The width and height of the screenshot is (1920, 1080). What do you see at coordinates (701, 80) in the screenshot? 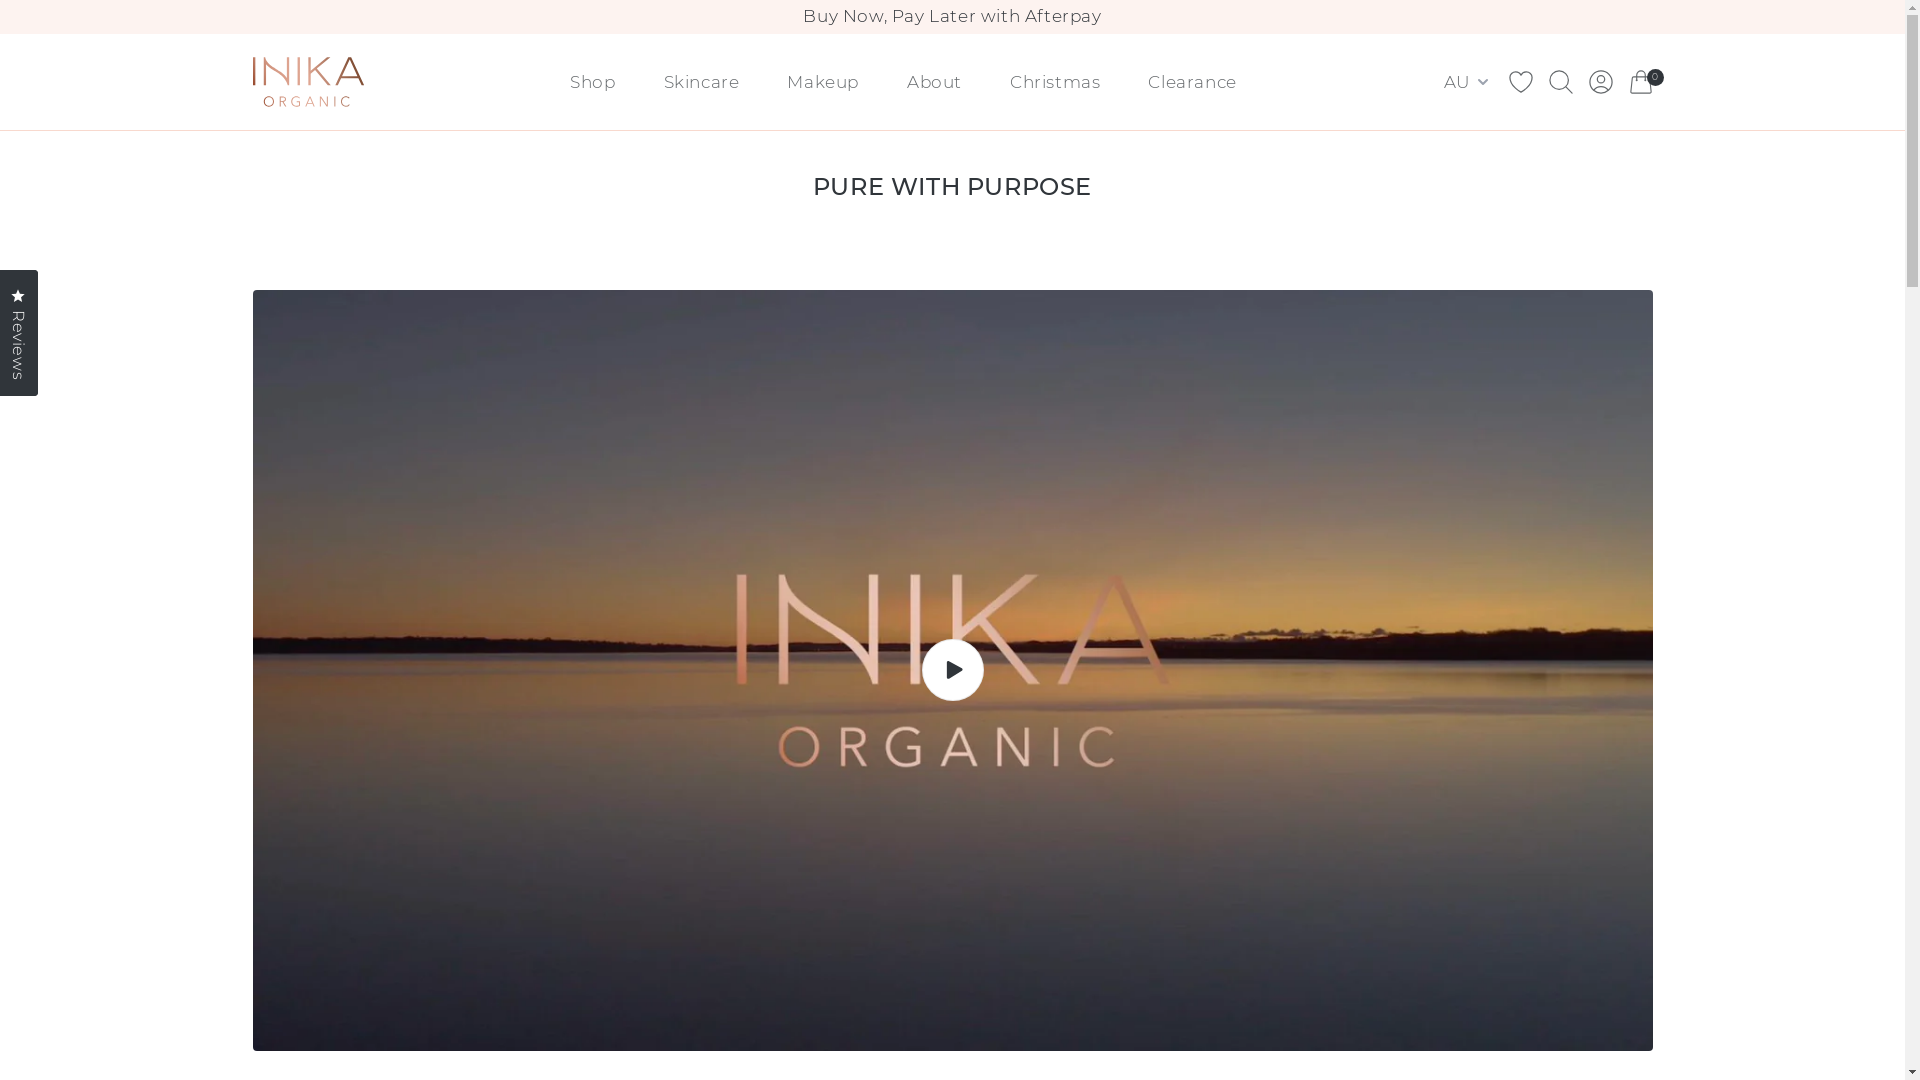
I see `'Skincare'` at bounding box center [701, 80].